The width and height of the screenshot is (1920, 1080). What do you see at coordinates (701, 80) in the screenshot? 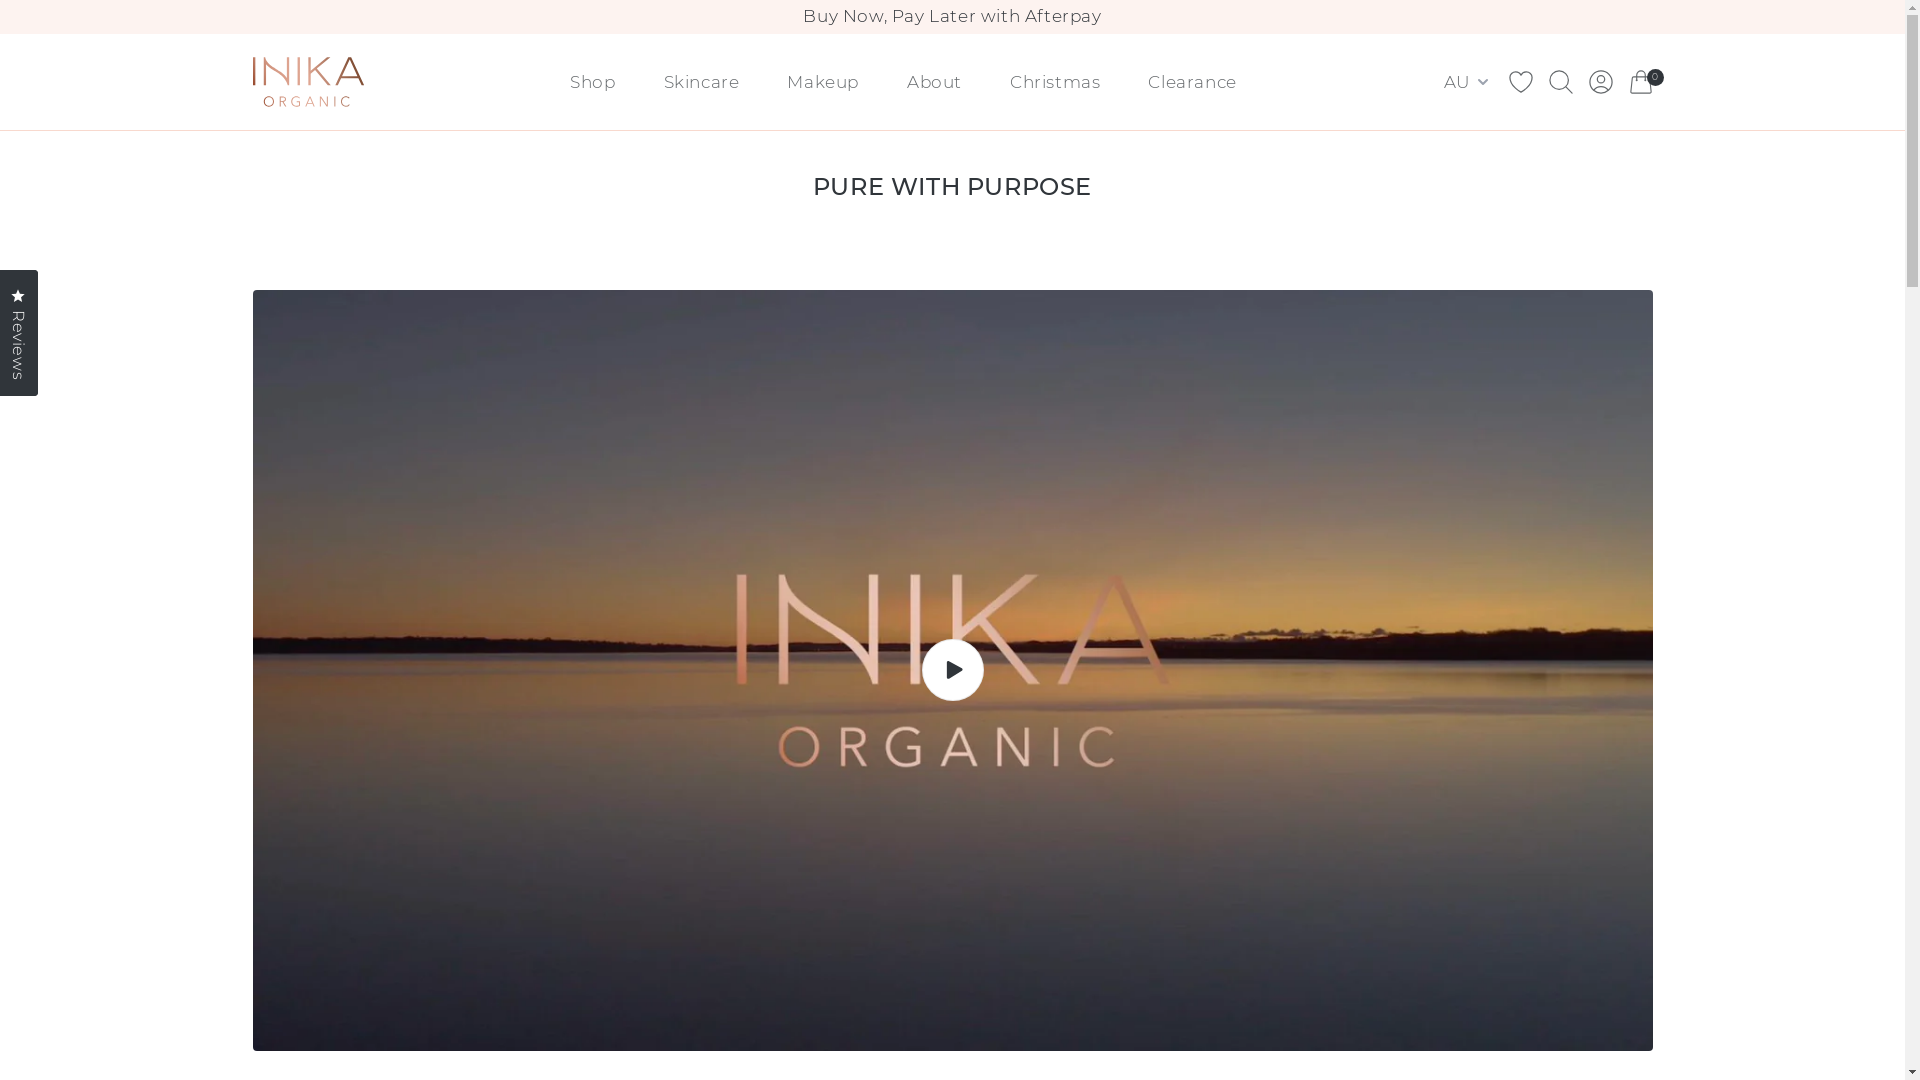
I see `'Skincare'` at bounding box center [701, 80].